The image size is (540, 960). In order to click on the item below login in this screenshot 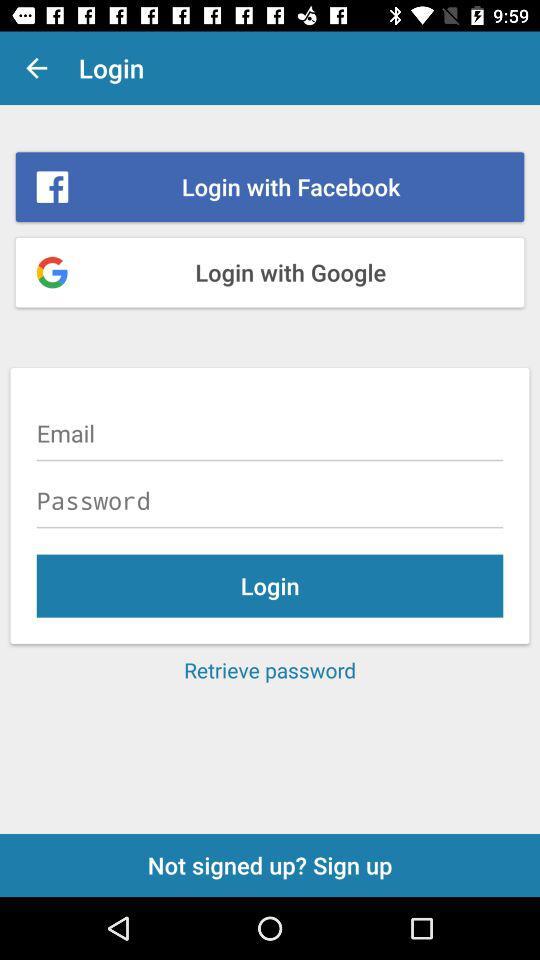, I will do `click(270, 670)`.